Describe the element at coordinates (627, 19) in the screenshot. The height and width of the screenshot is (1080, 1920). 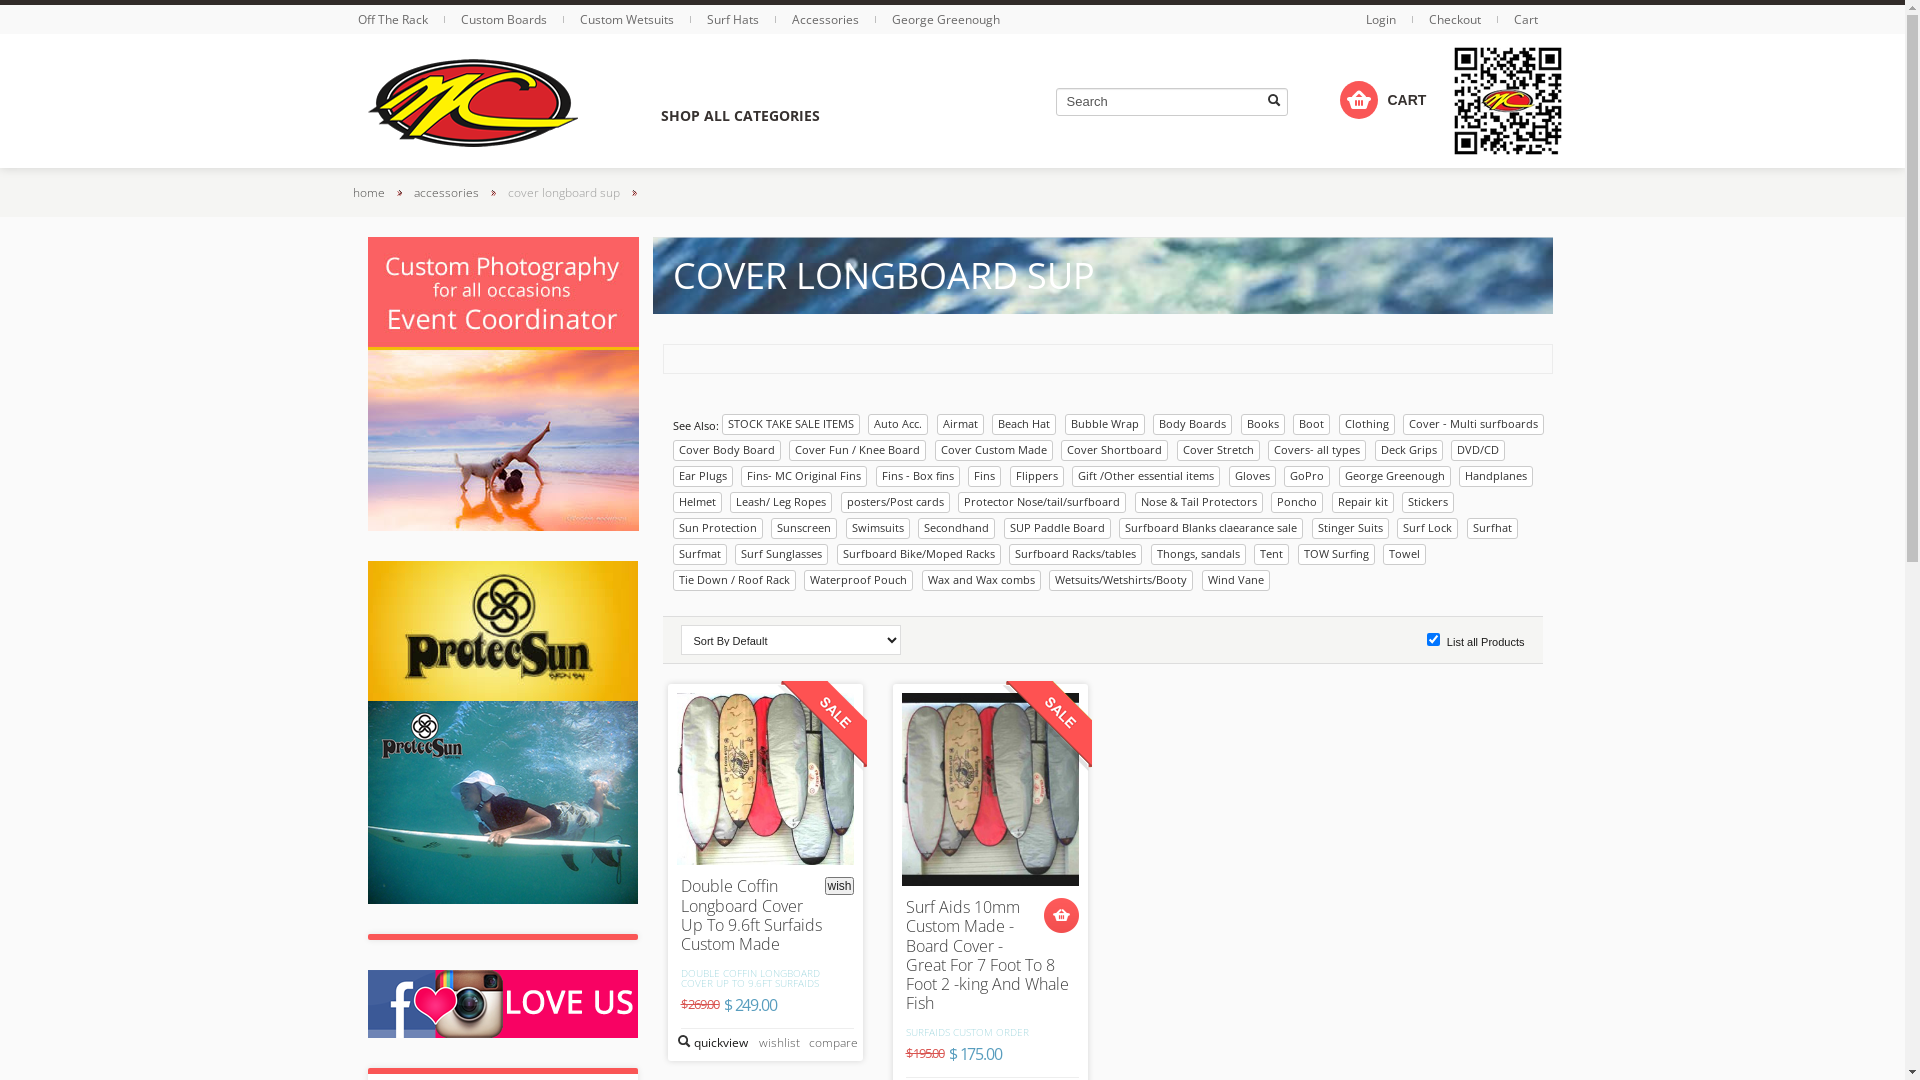
I see `'Custom Wetsuits'` at that location.